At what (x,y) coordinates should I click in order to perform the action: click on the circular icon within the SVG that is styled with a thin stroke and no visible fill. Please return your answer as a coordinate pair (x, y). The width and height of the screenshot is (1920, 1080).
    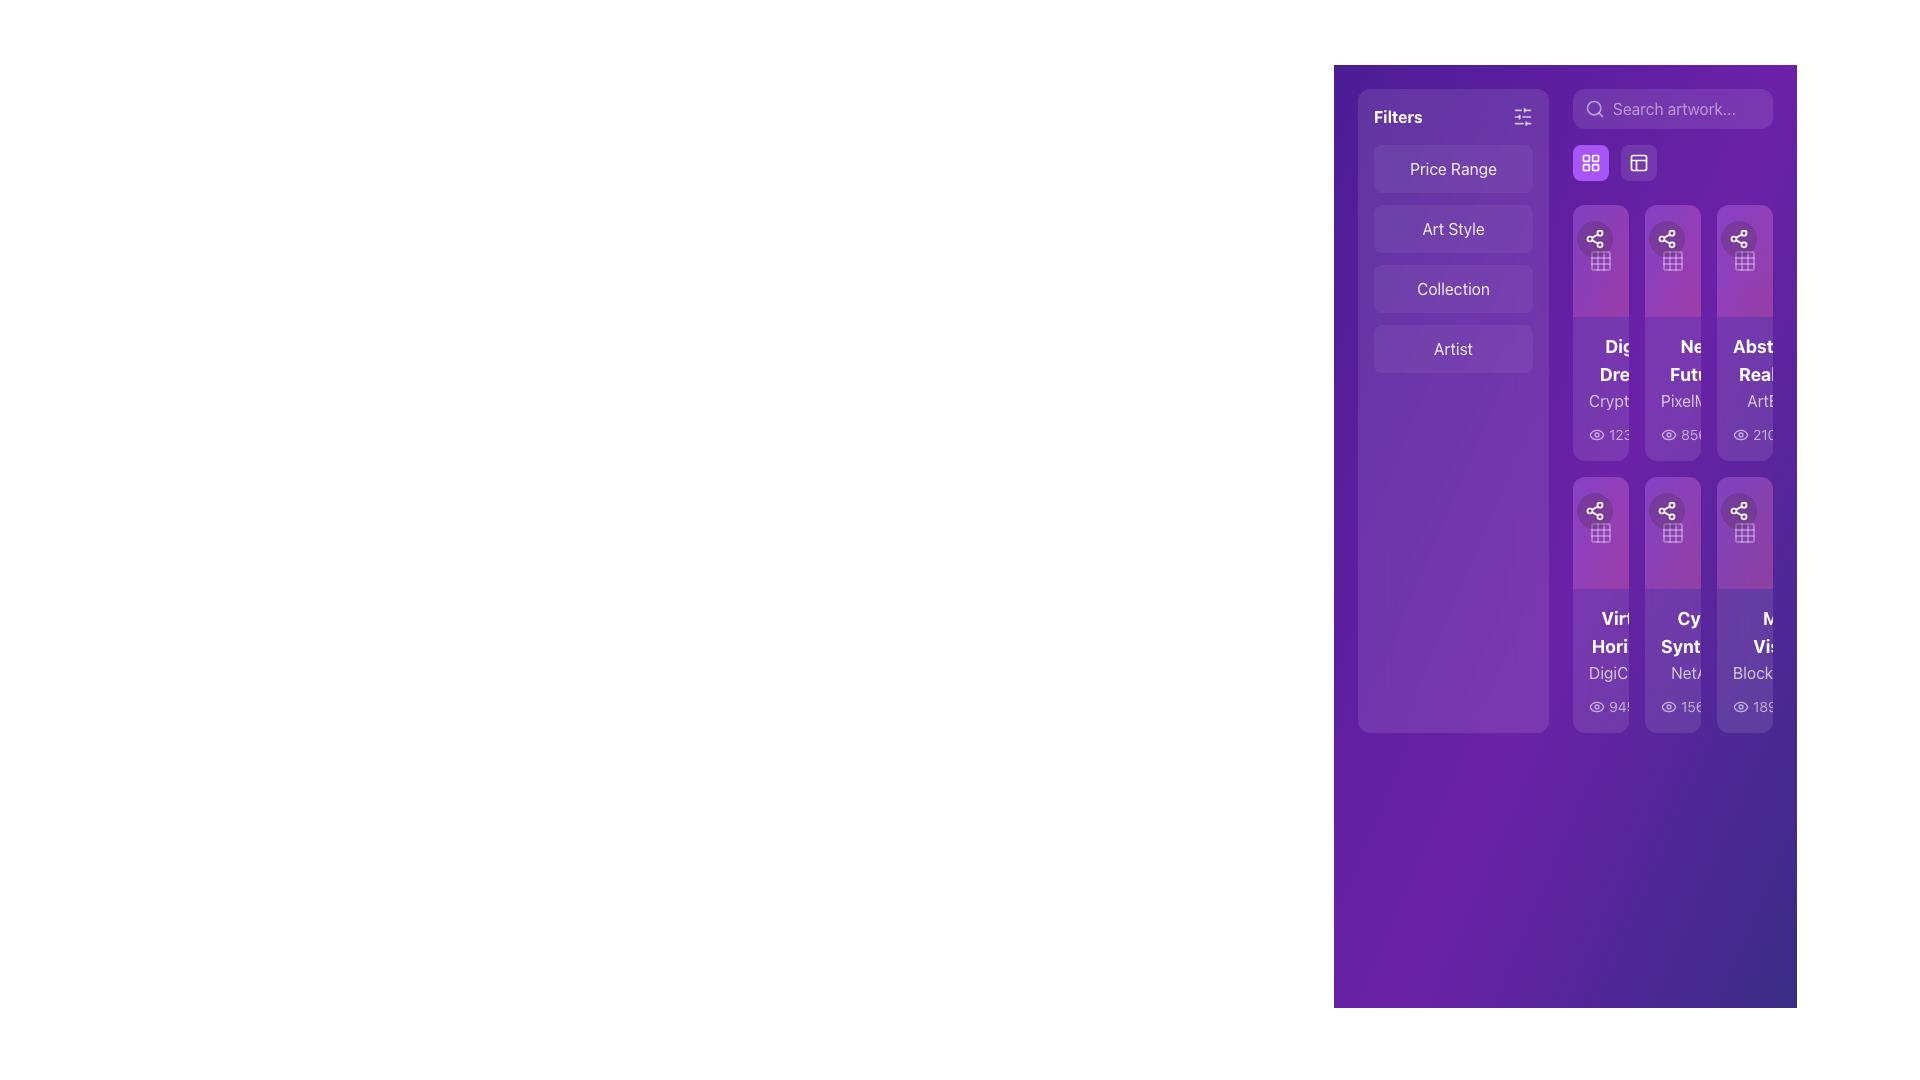
    Looking at the image, I should click on (1679, 705).